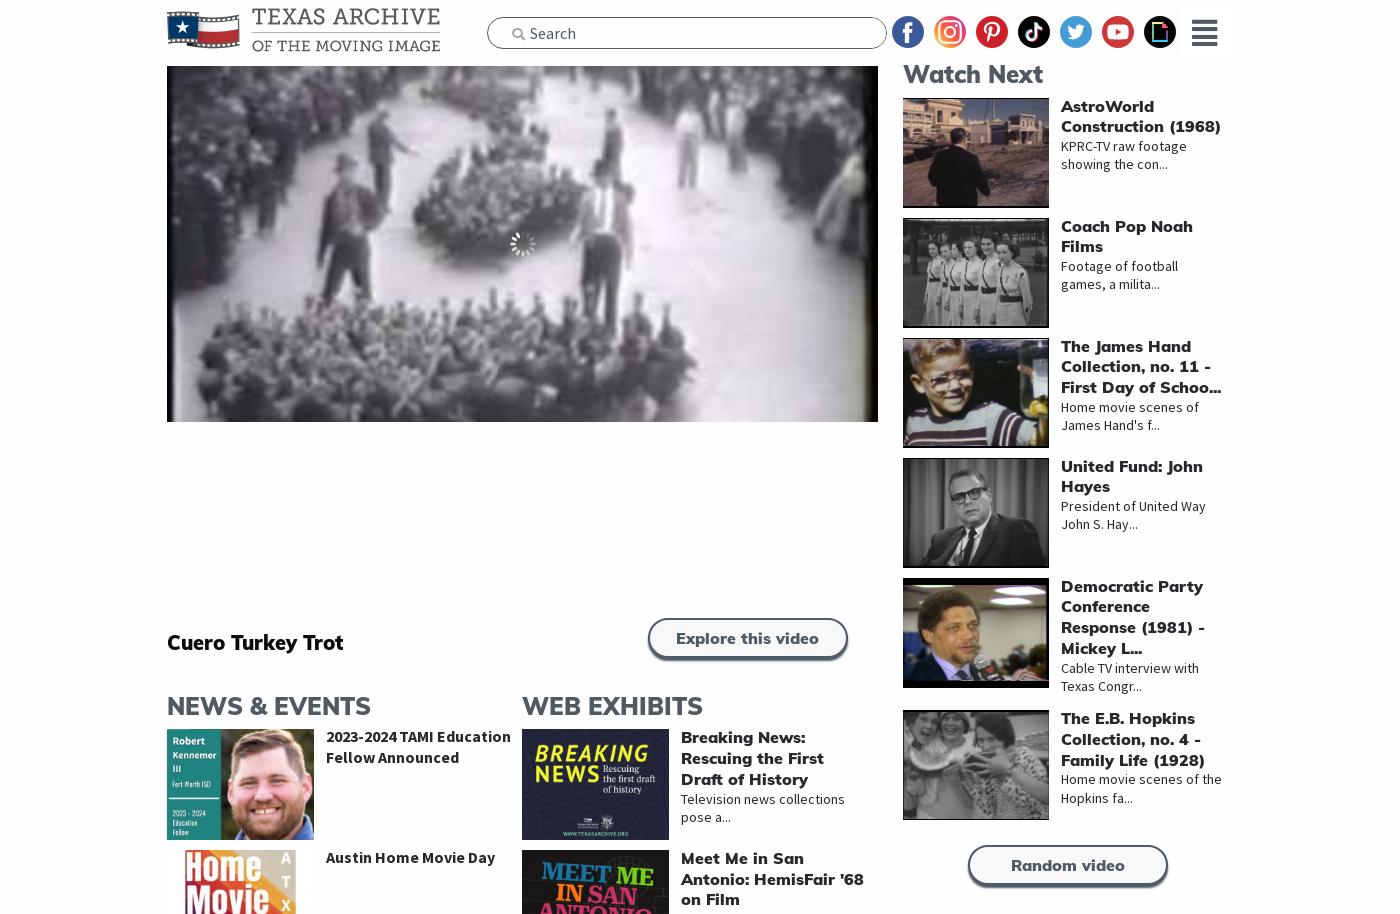 This screenshot has height=914, width=1400. I want to click on 'President of United Way John S. Hay...', so click(1061, 514).